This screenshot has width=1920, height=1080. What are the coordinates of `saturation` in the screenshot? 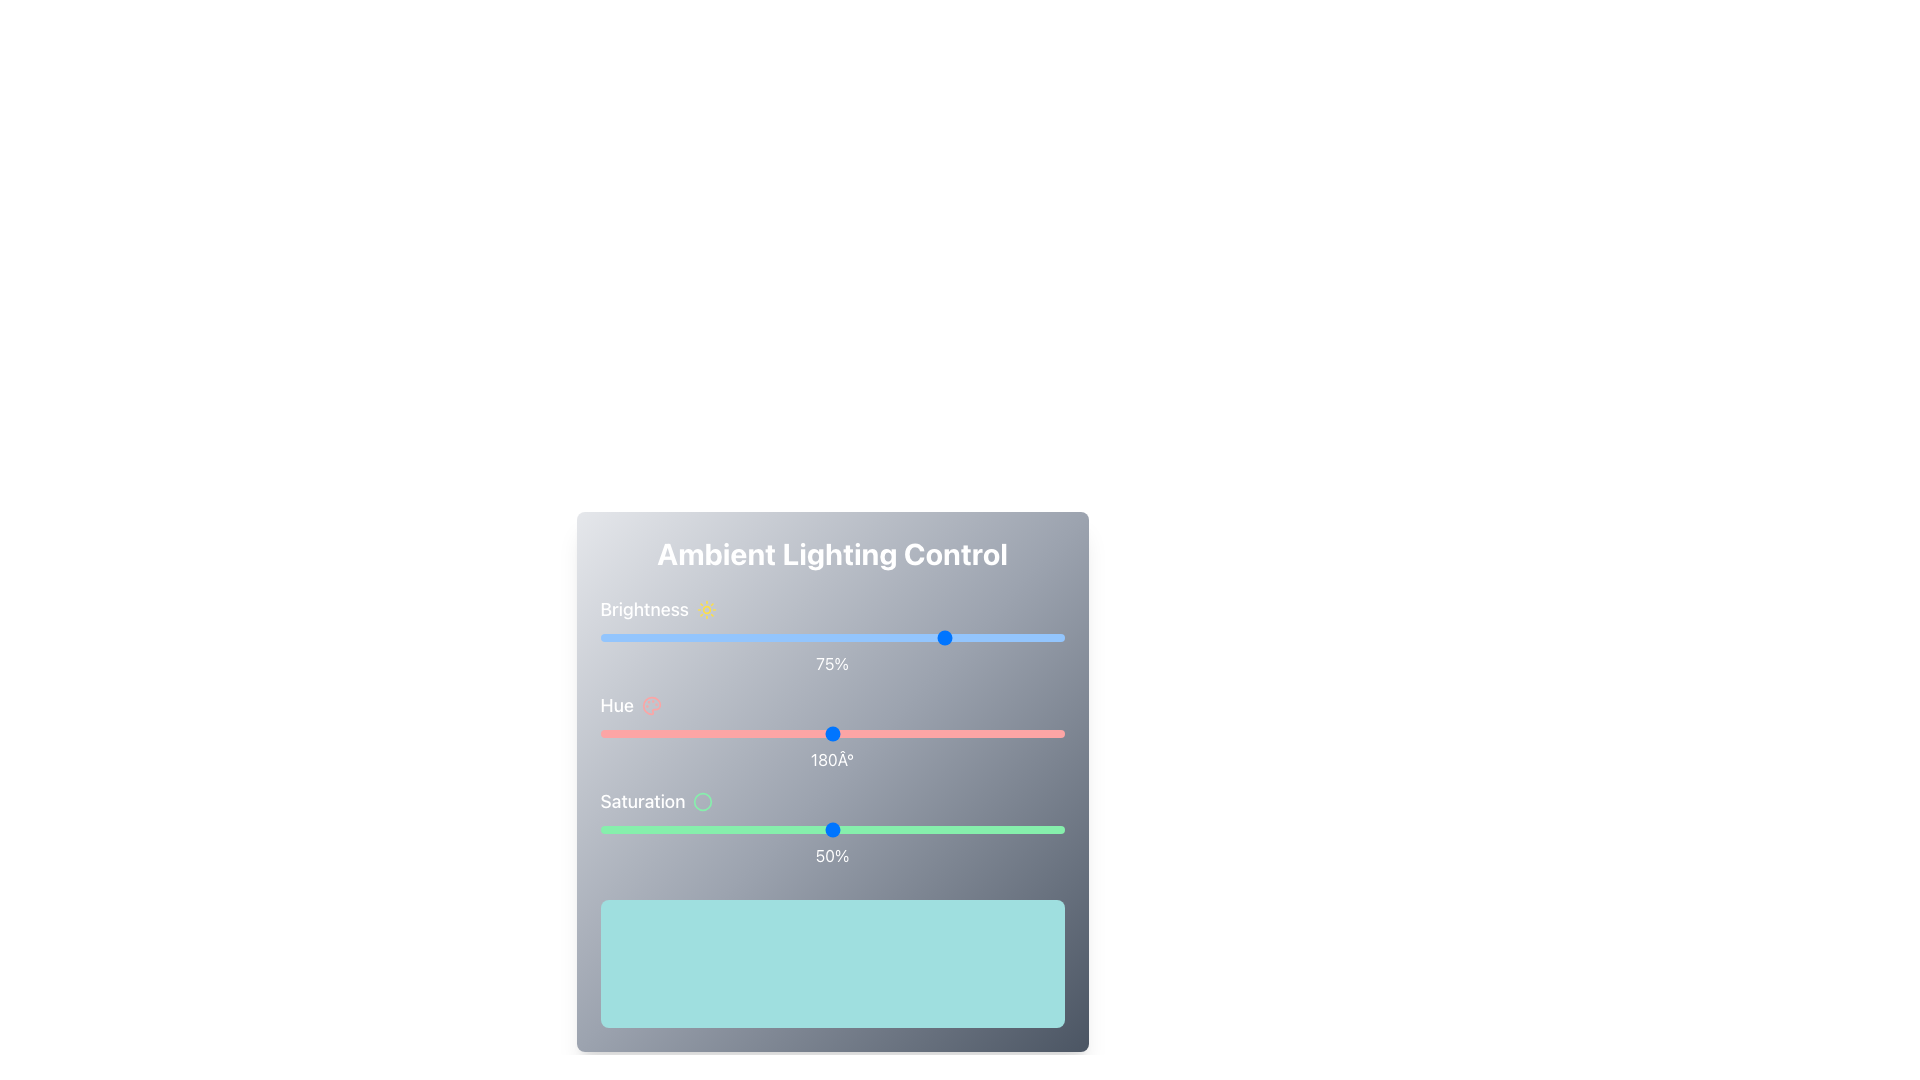 It's located at (656, 829).